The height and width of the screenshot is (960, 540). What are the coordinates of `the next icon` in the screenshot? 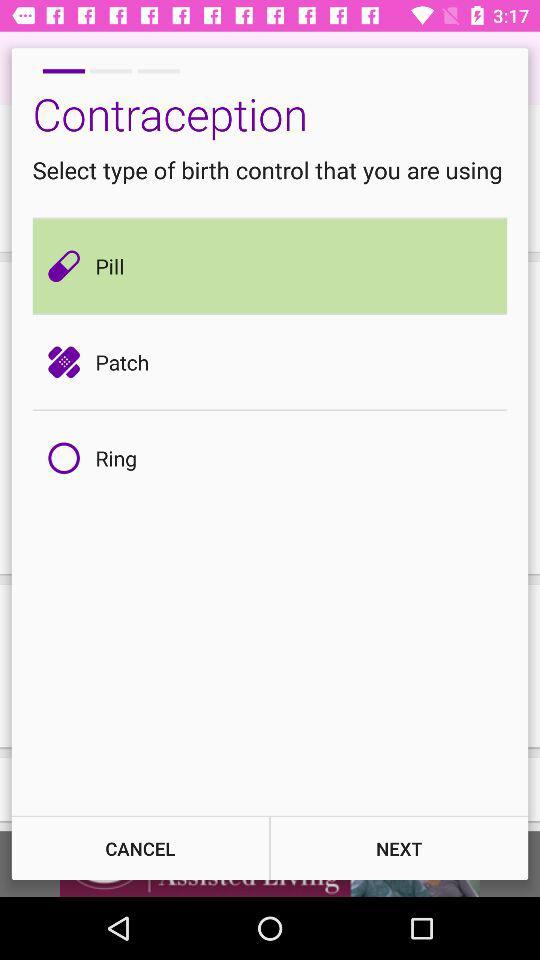 It's located at (399, 847).